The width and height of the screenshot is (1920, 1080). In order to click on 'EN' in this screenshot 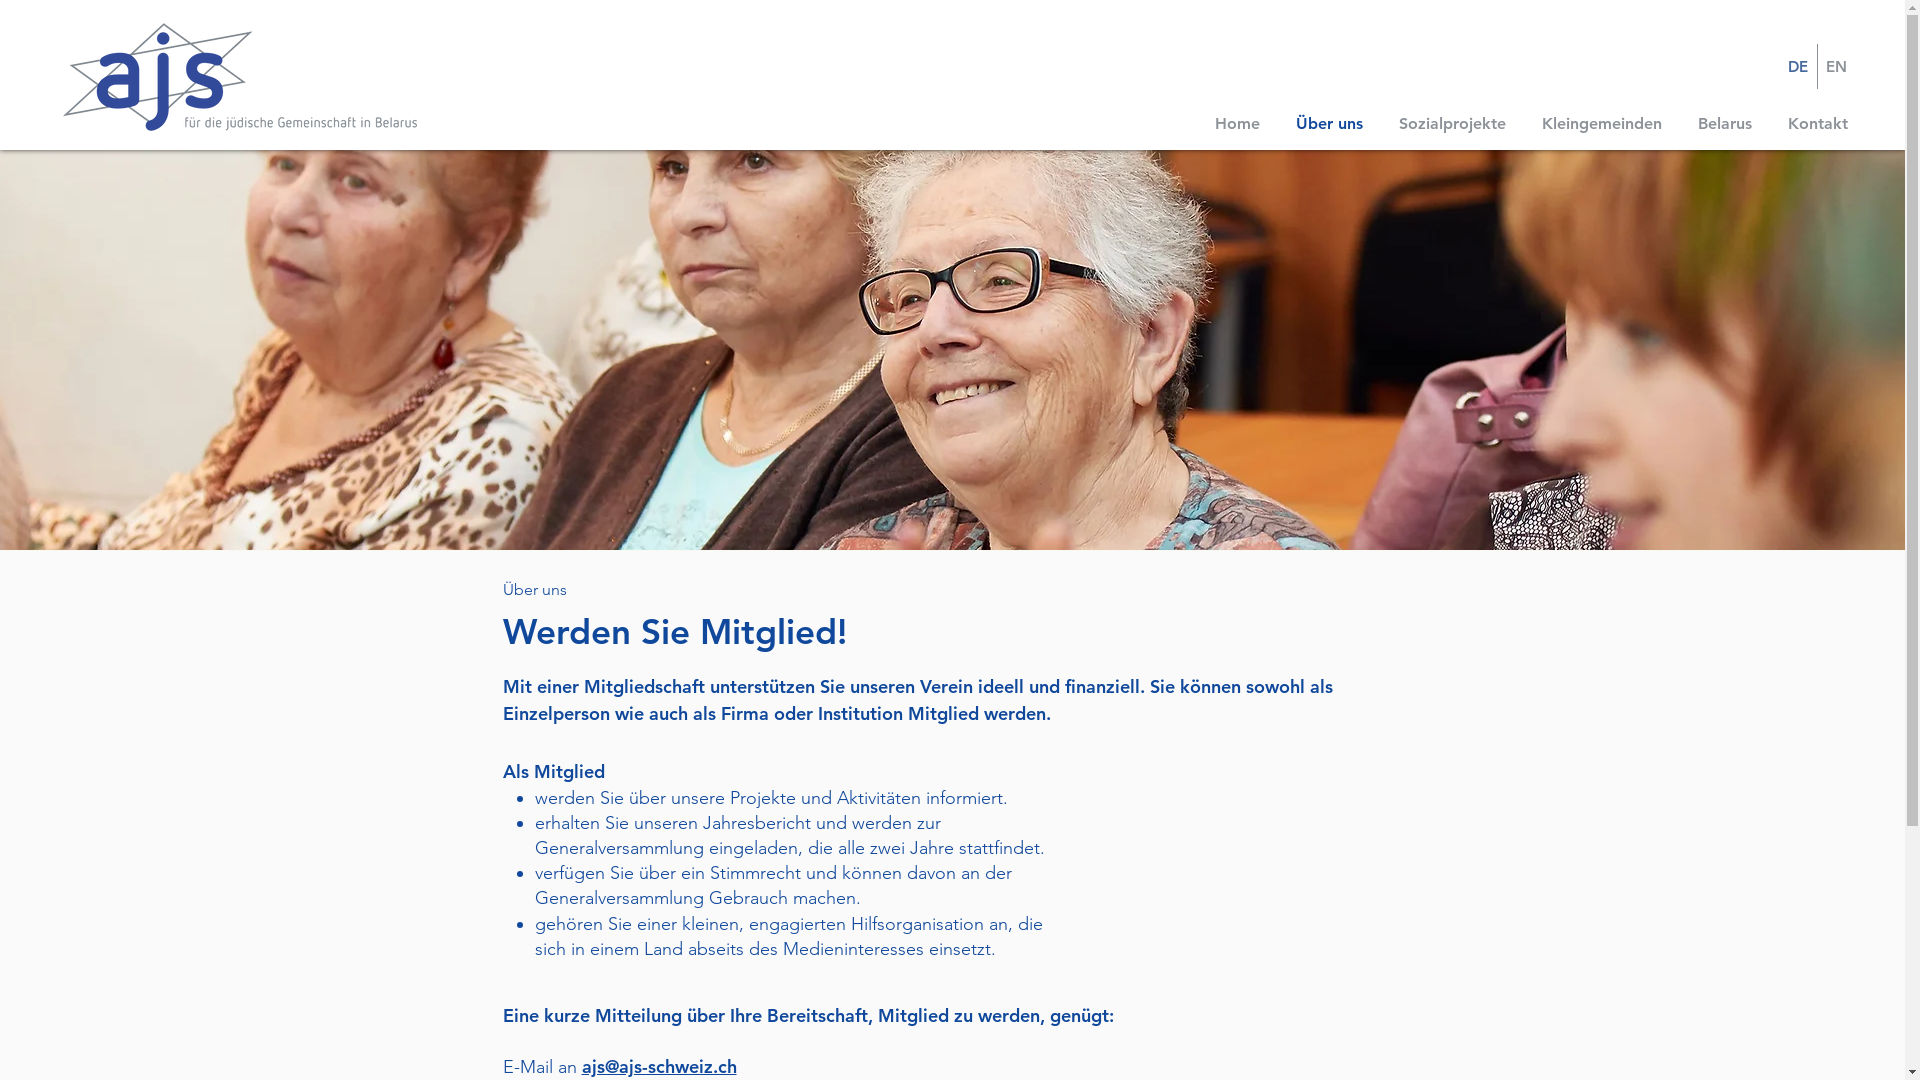, I will do `click(1835, 65)`.